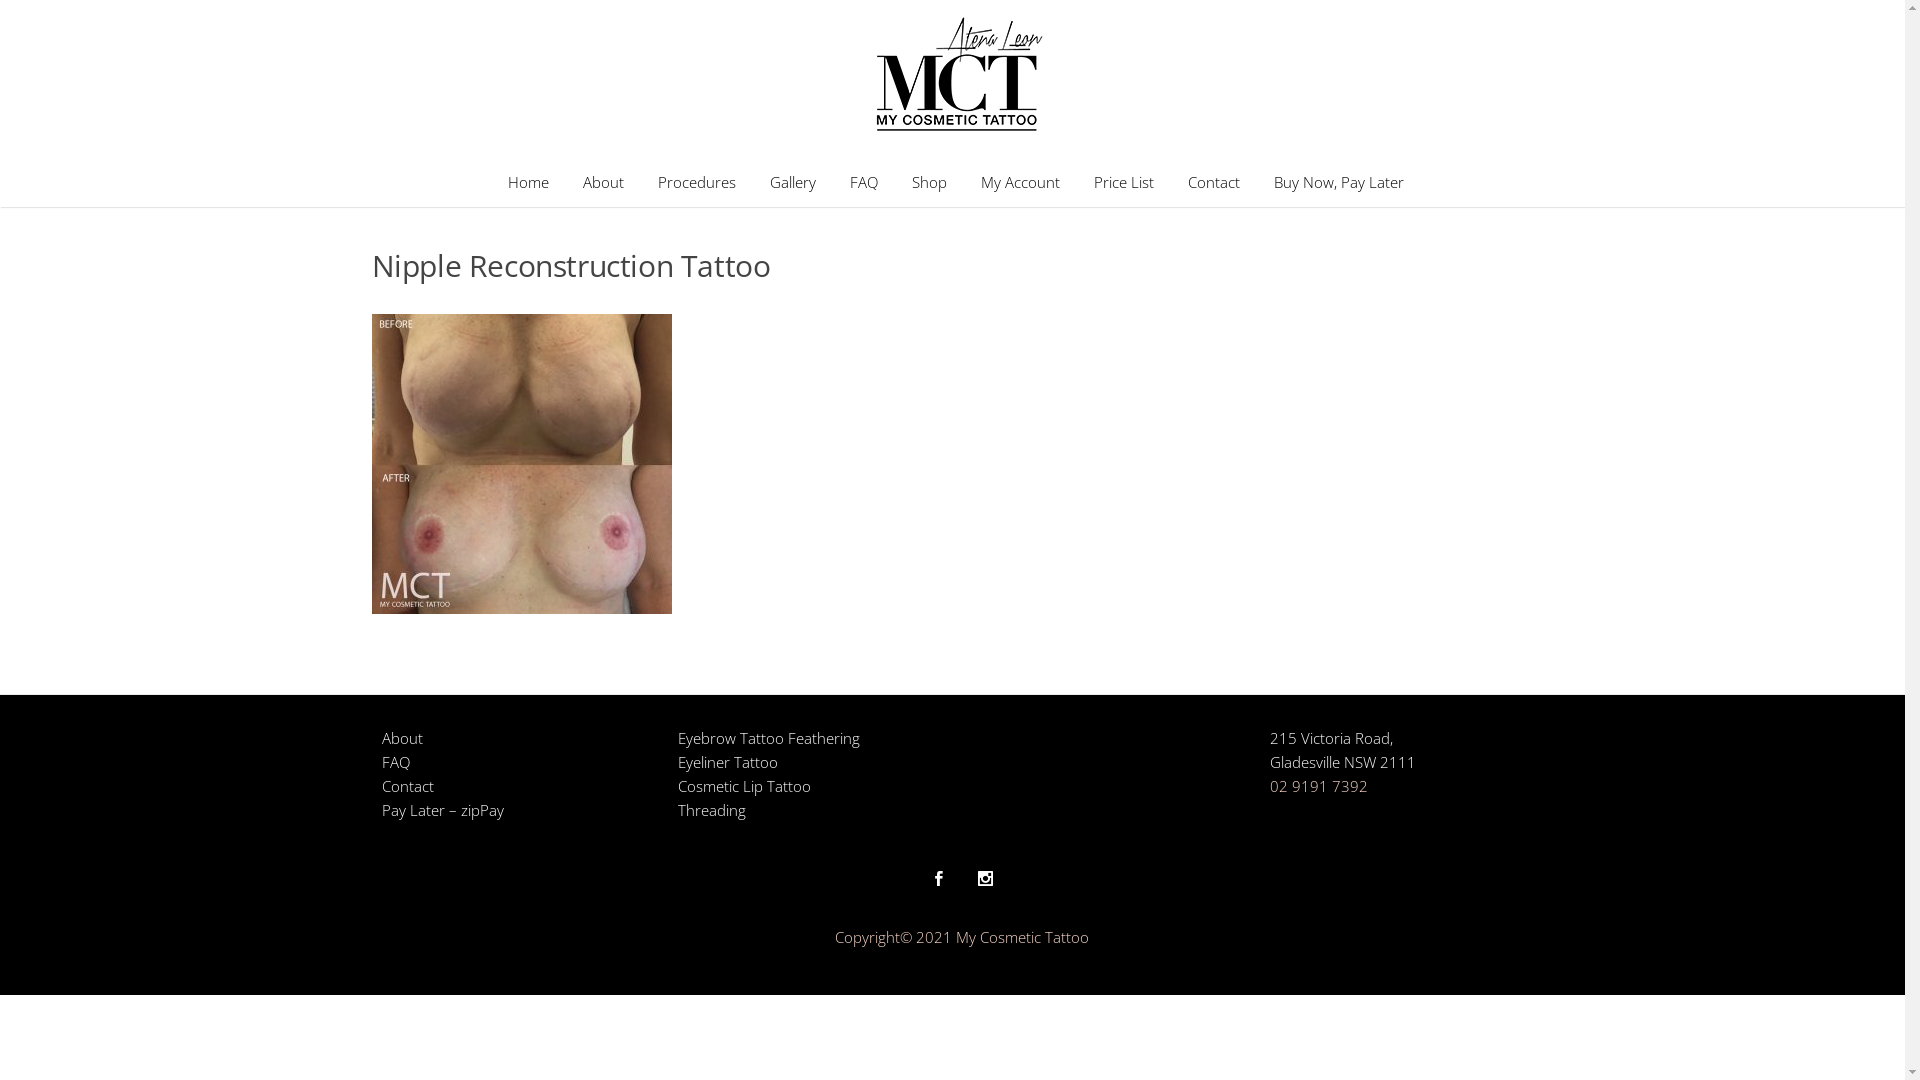  What do you see at coordinates (937, 874) in the screenshot?
I see `'Facebook'` at bounding box center [937, 874].